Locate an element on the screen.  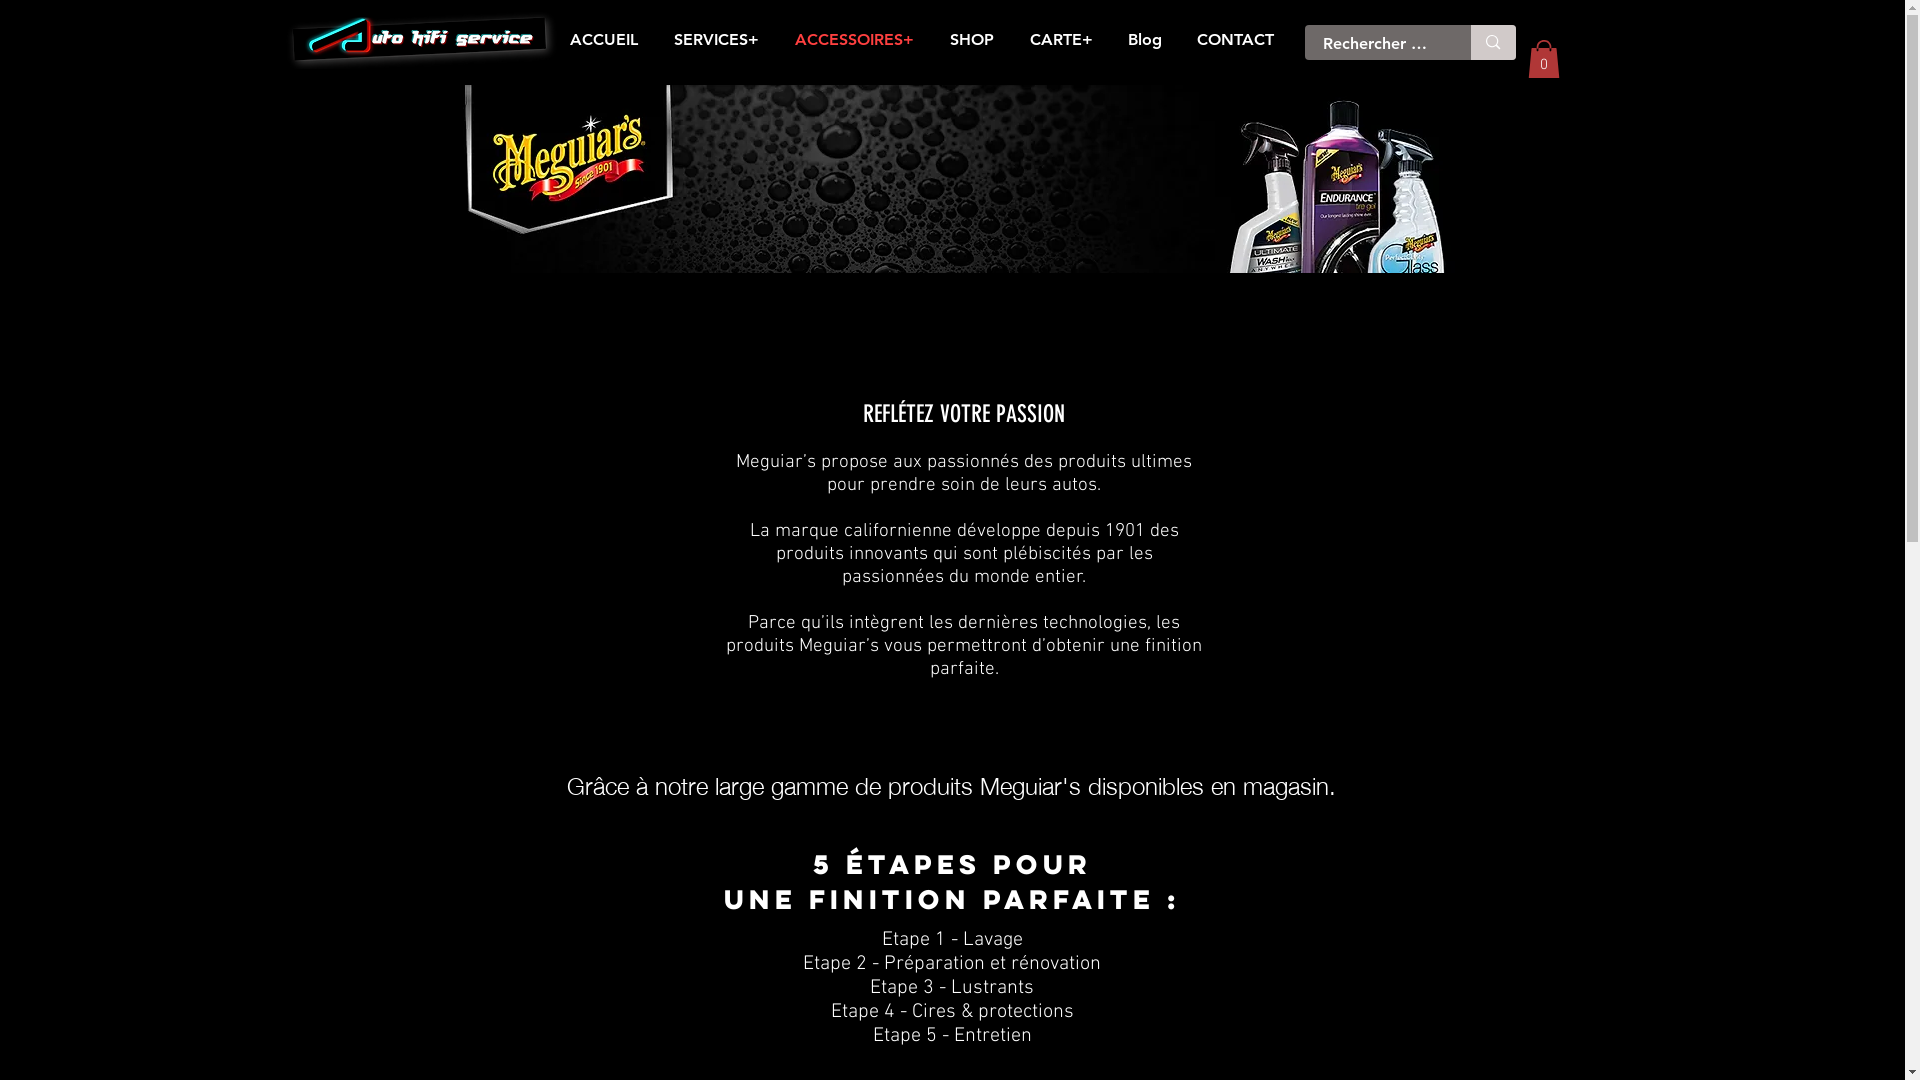
'ACCUEIL' is located at coordinates (603, 39).